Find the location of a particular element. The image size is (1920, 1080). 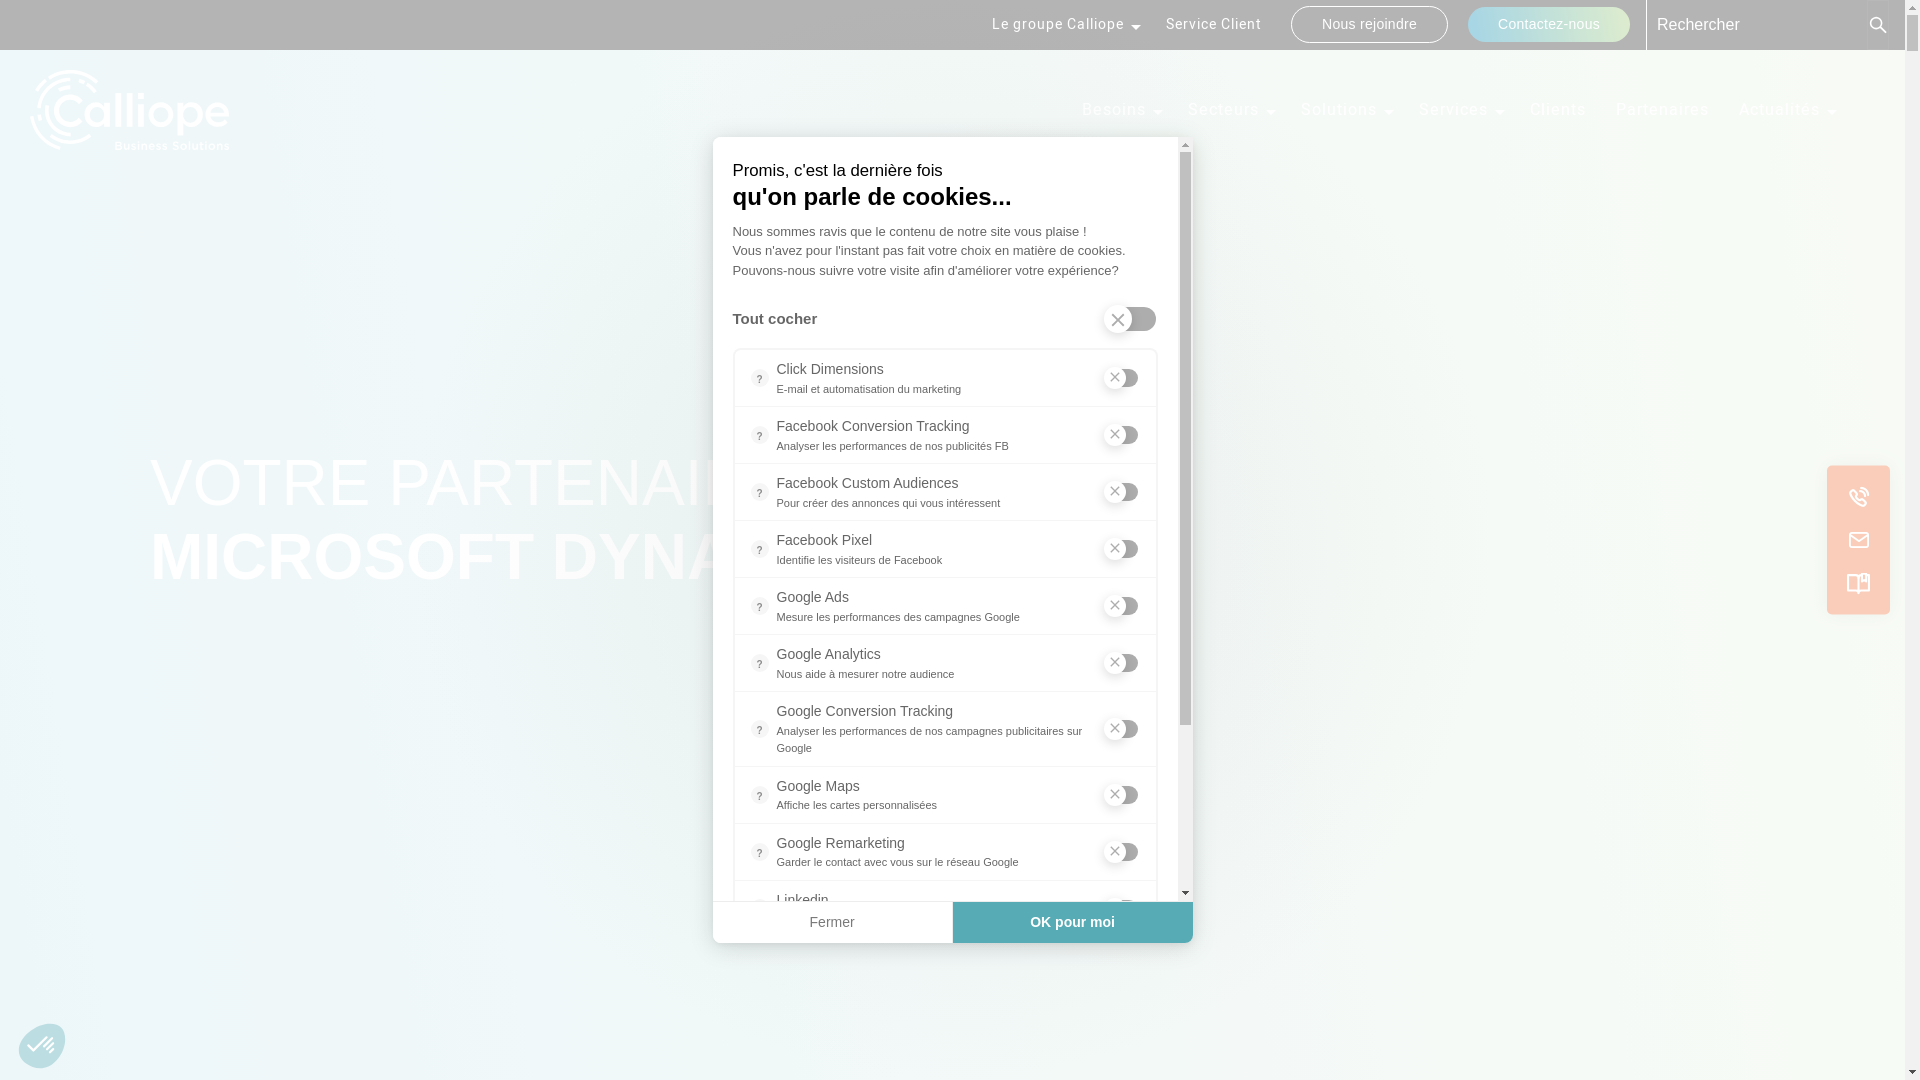

'OK pour moi' is located at coordinates (1072, 922).